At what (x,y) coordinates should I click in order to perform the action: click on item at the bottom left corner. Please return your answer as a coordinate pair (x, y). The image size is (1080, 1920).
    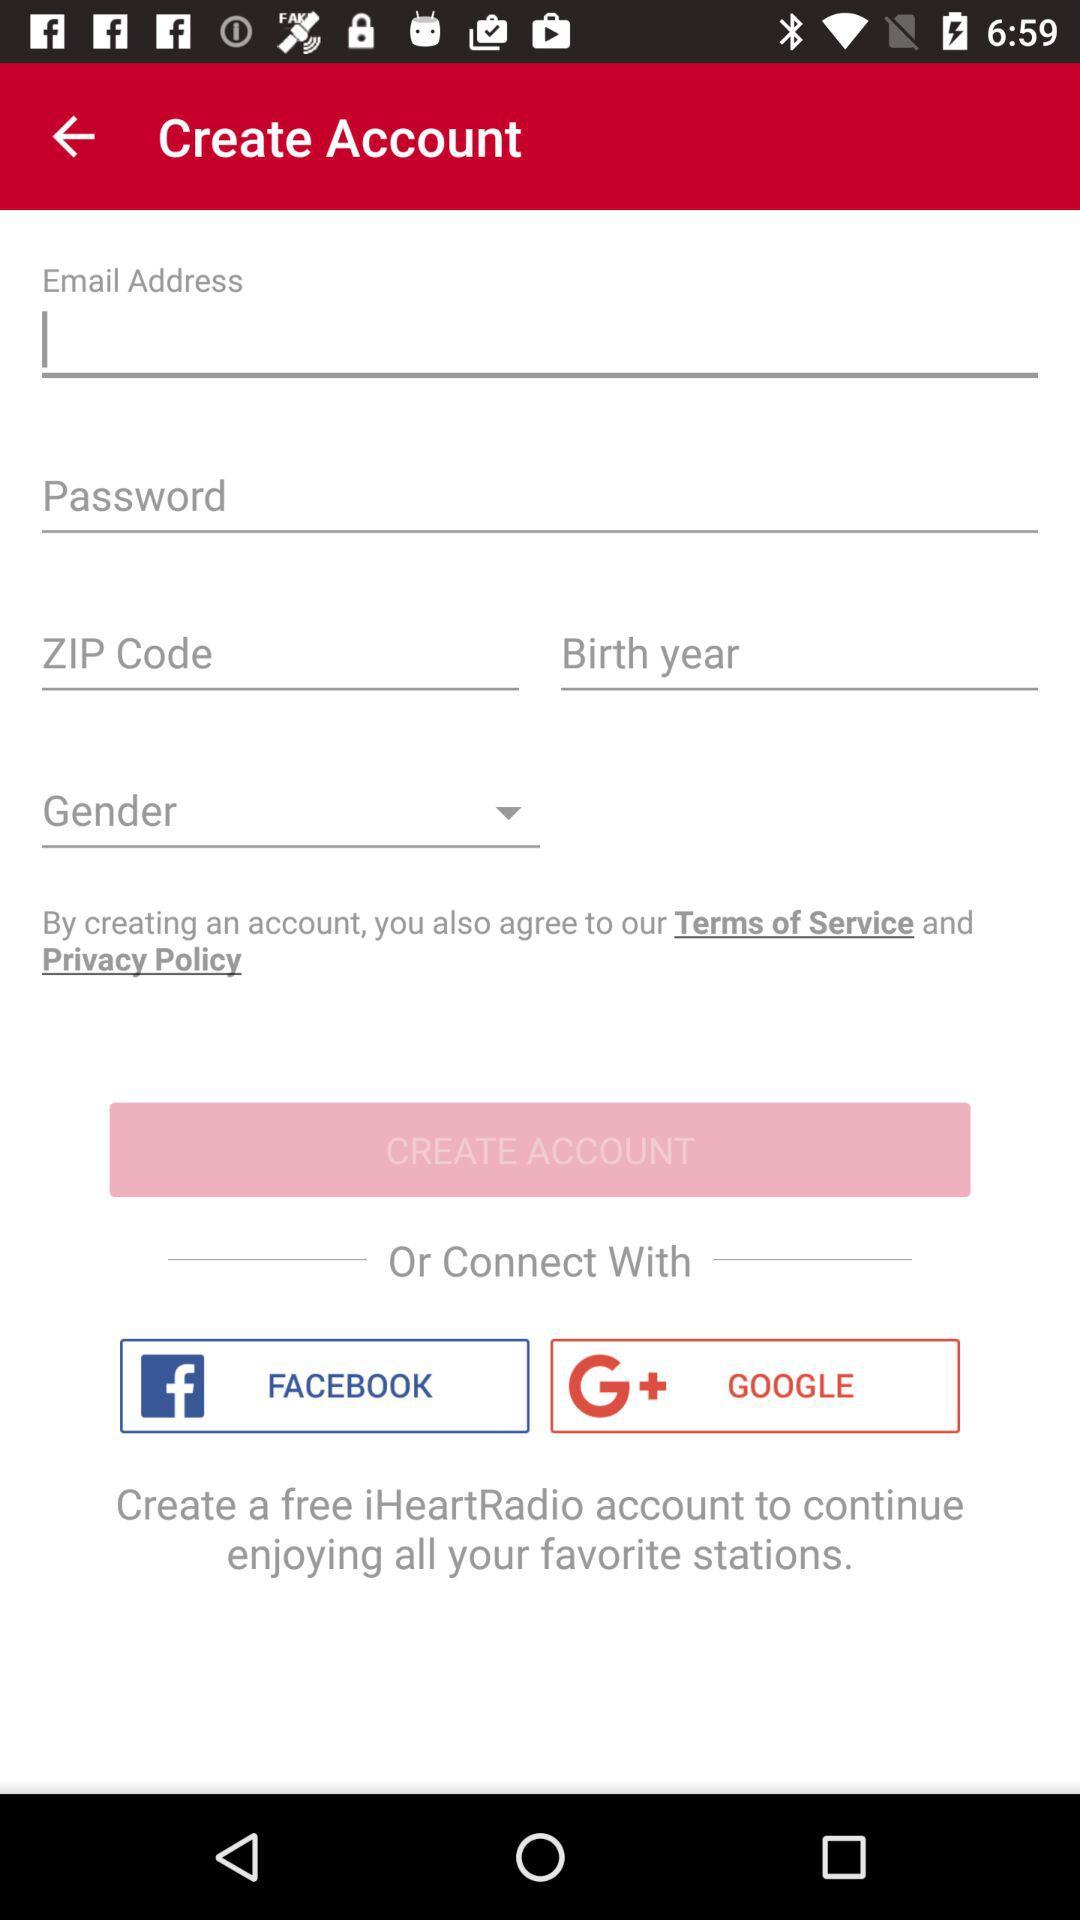
    Looking at the image, I should click on (323, 1385).